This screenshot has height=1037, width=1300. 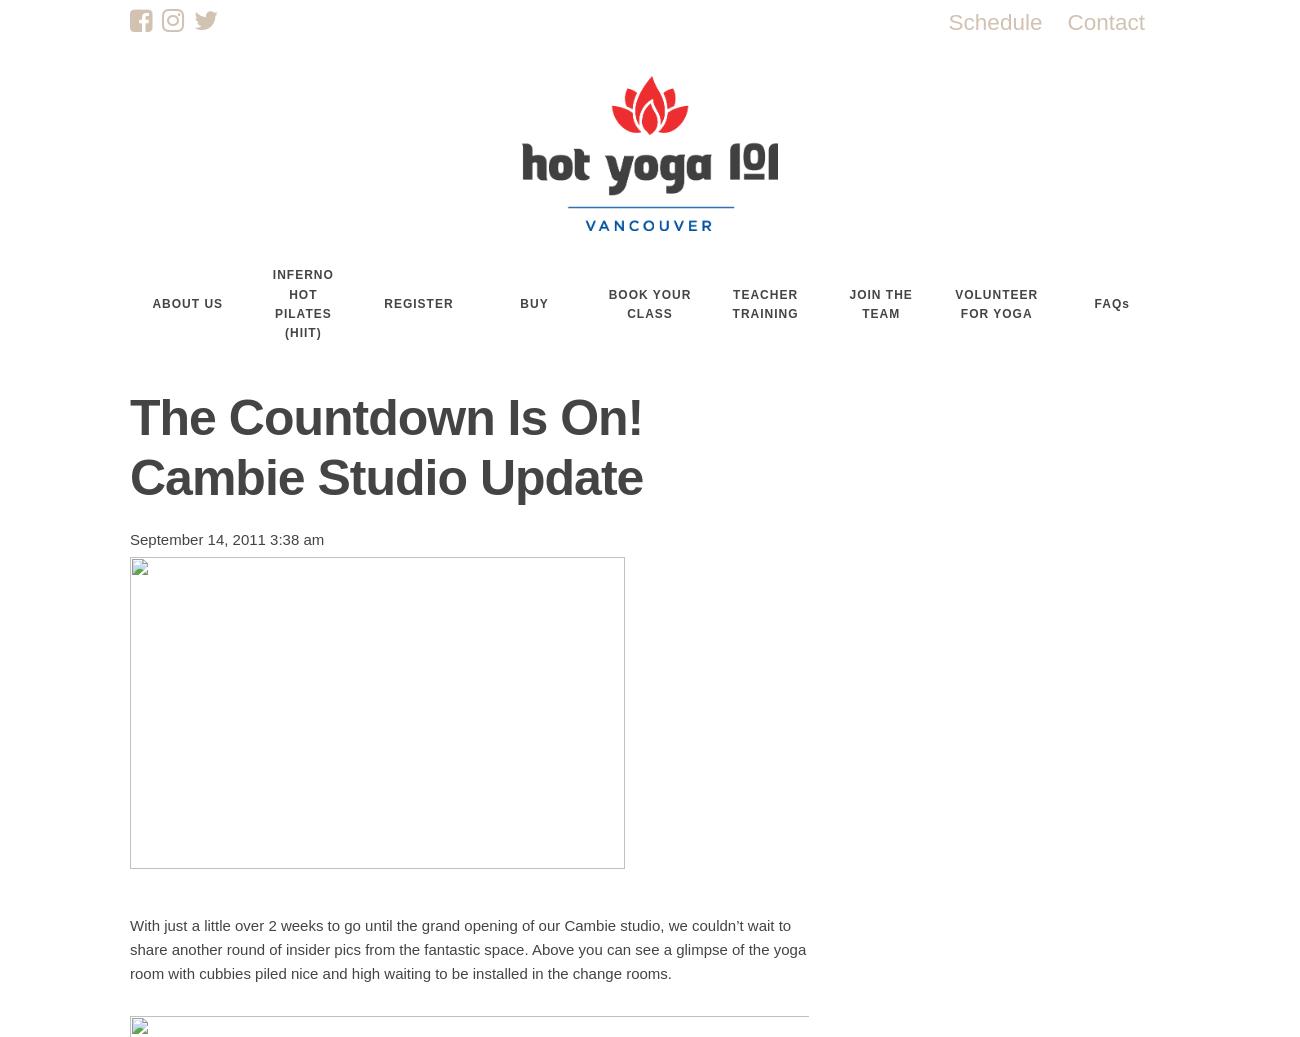 What do you see at coordinates (534, 303) in the screenshot?
I see `'BUY'` at bounding box center [534, 303].